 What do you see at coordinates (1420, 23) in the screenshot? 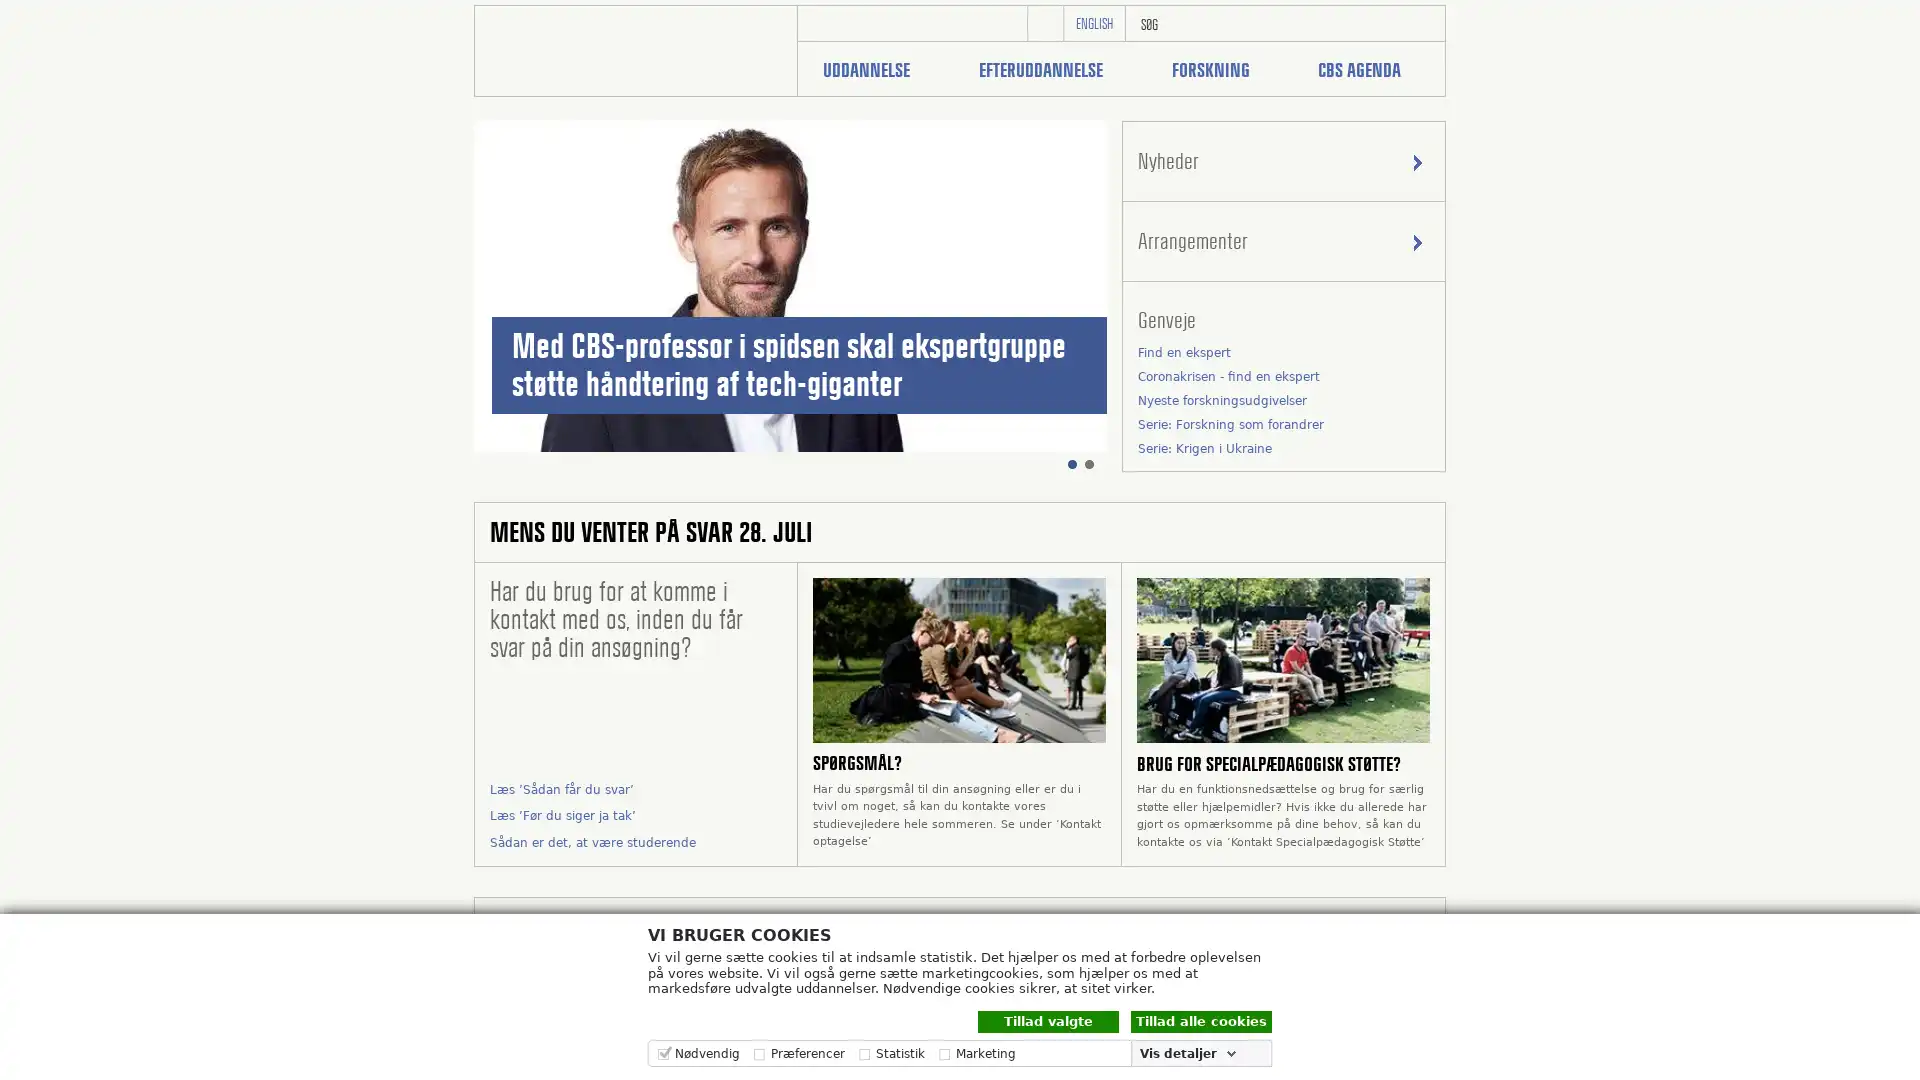
I see `Sg` at bounding box center [1420, 23].